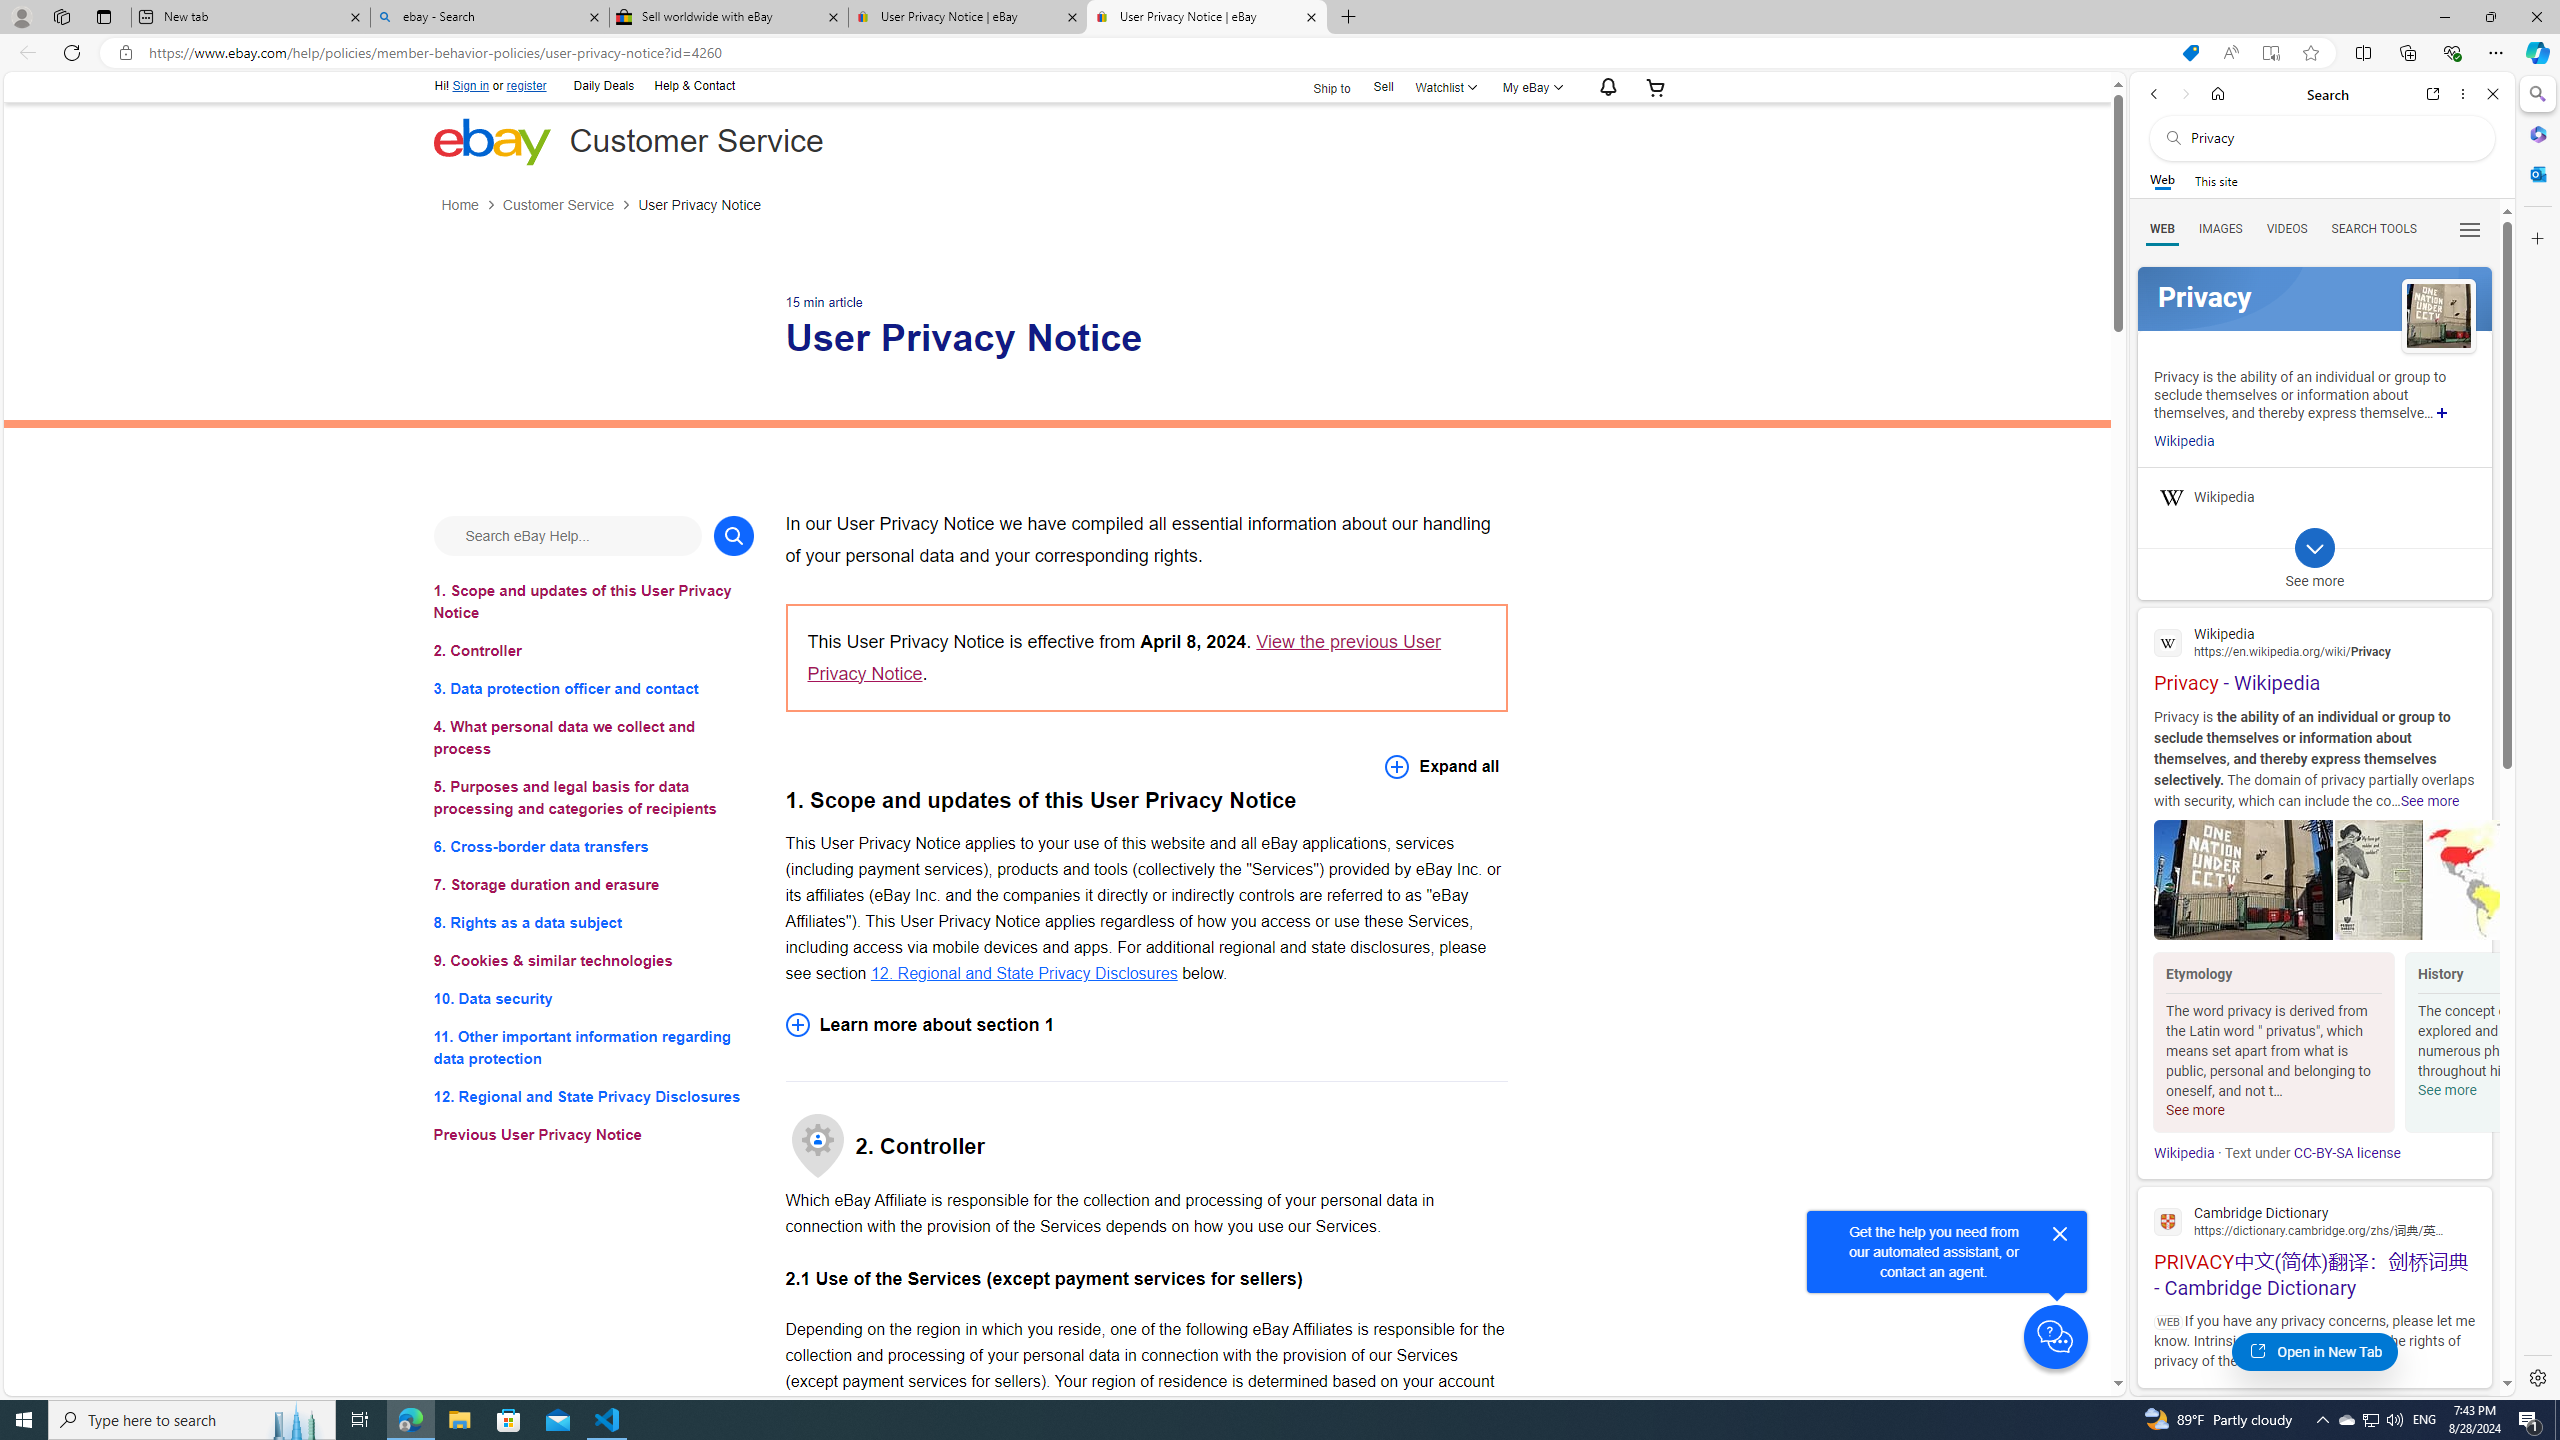 This screenshot has width=2560, height=1440. I want to click on '11. Other important information regarding data protection', so click(592, 1048).